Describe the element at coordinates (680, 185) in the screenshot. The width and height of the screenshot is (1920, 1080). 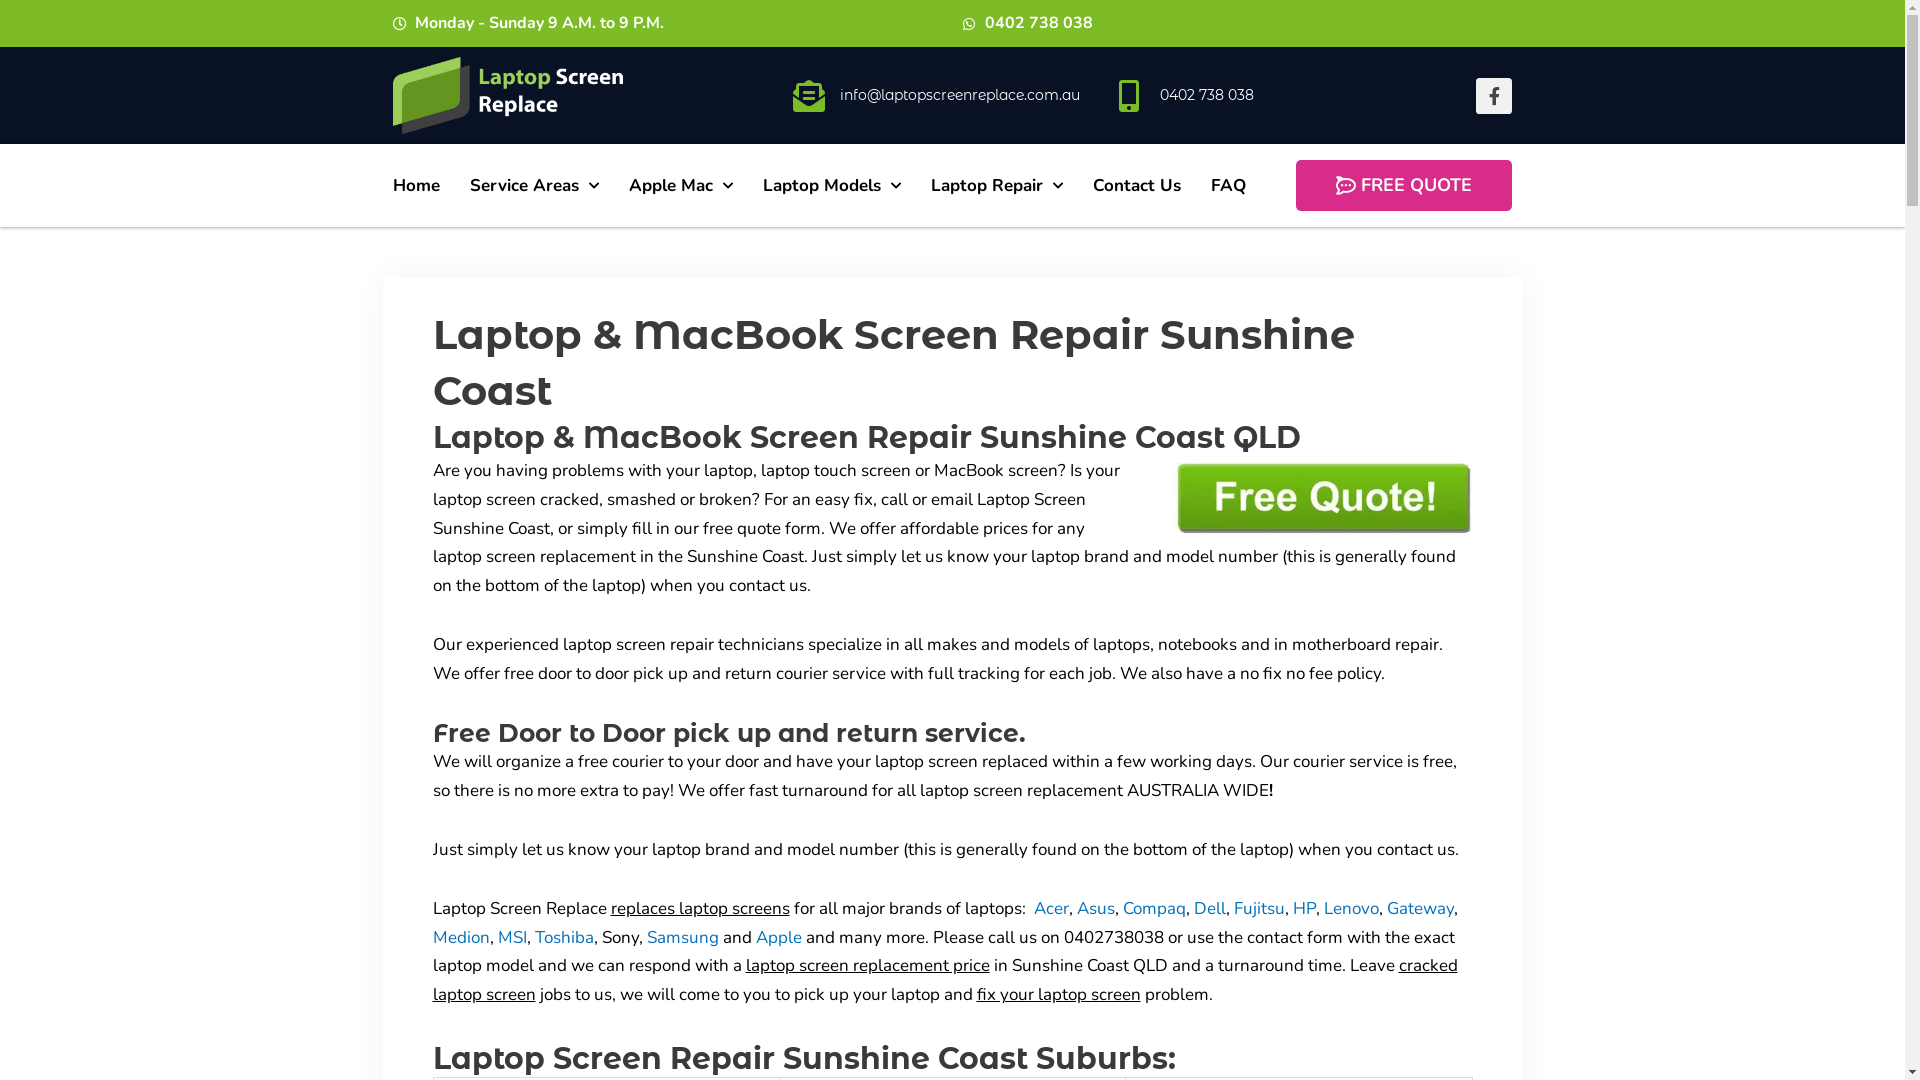
I see `'Apple Mac'` at that location.